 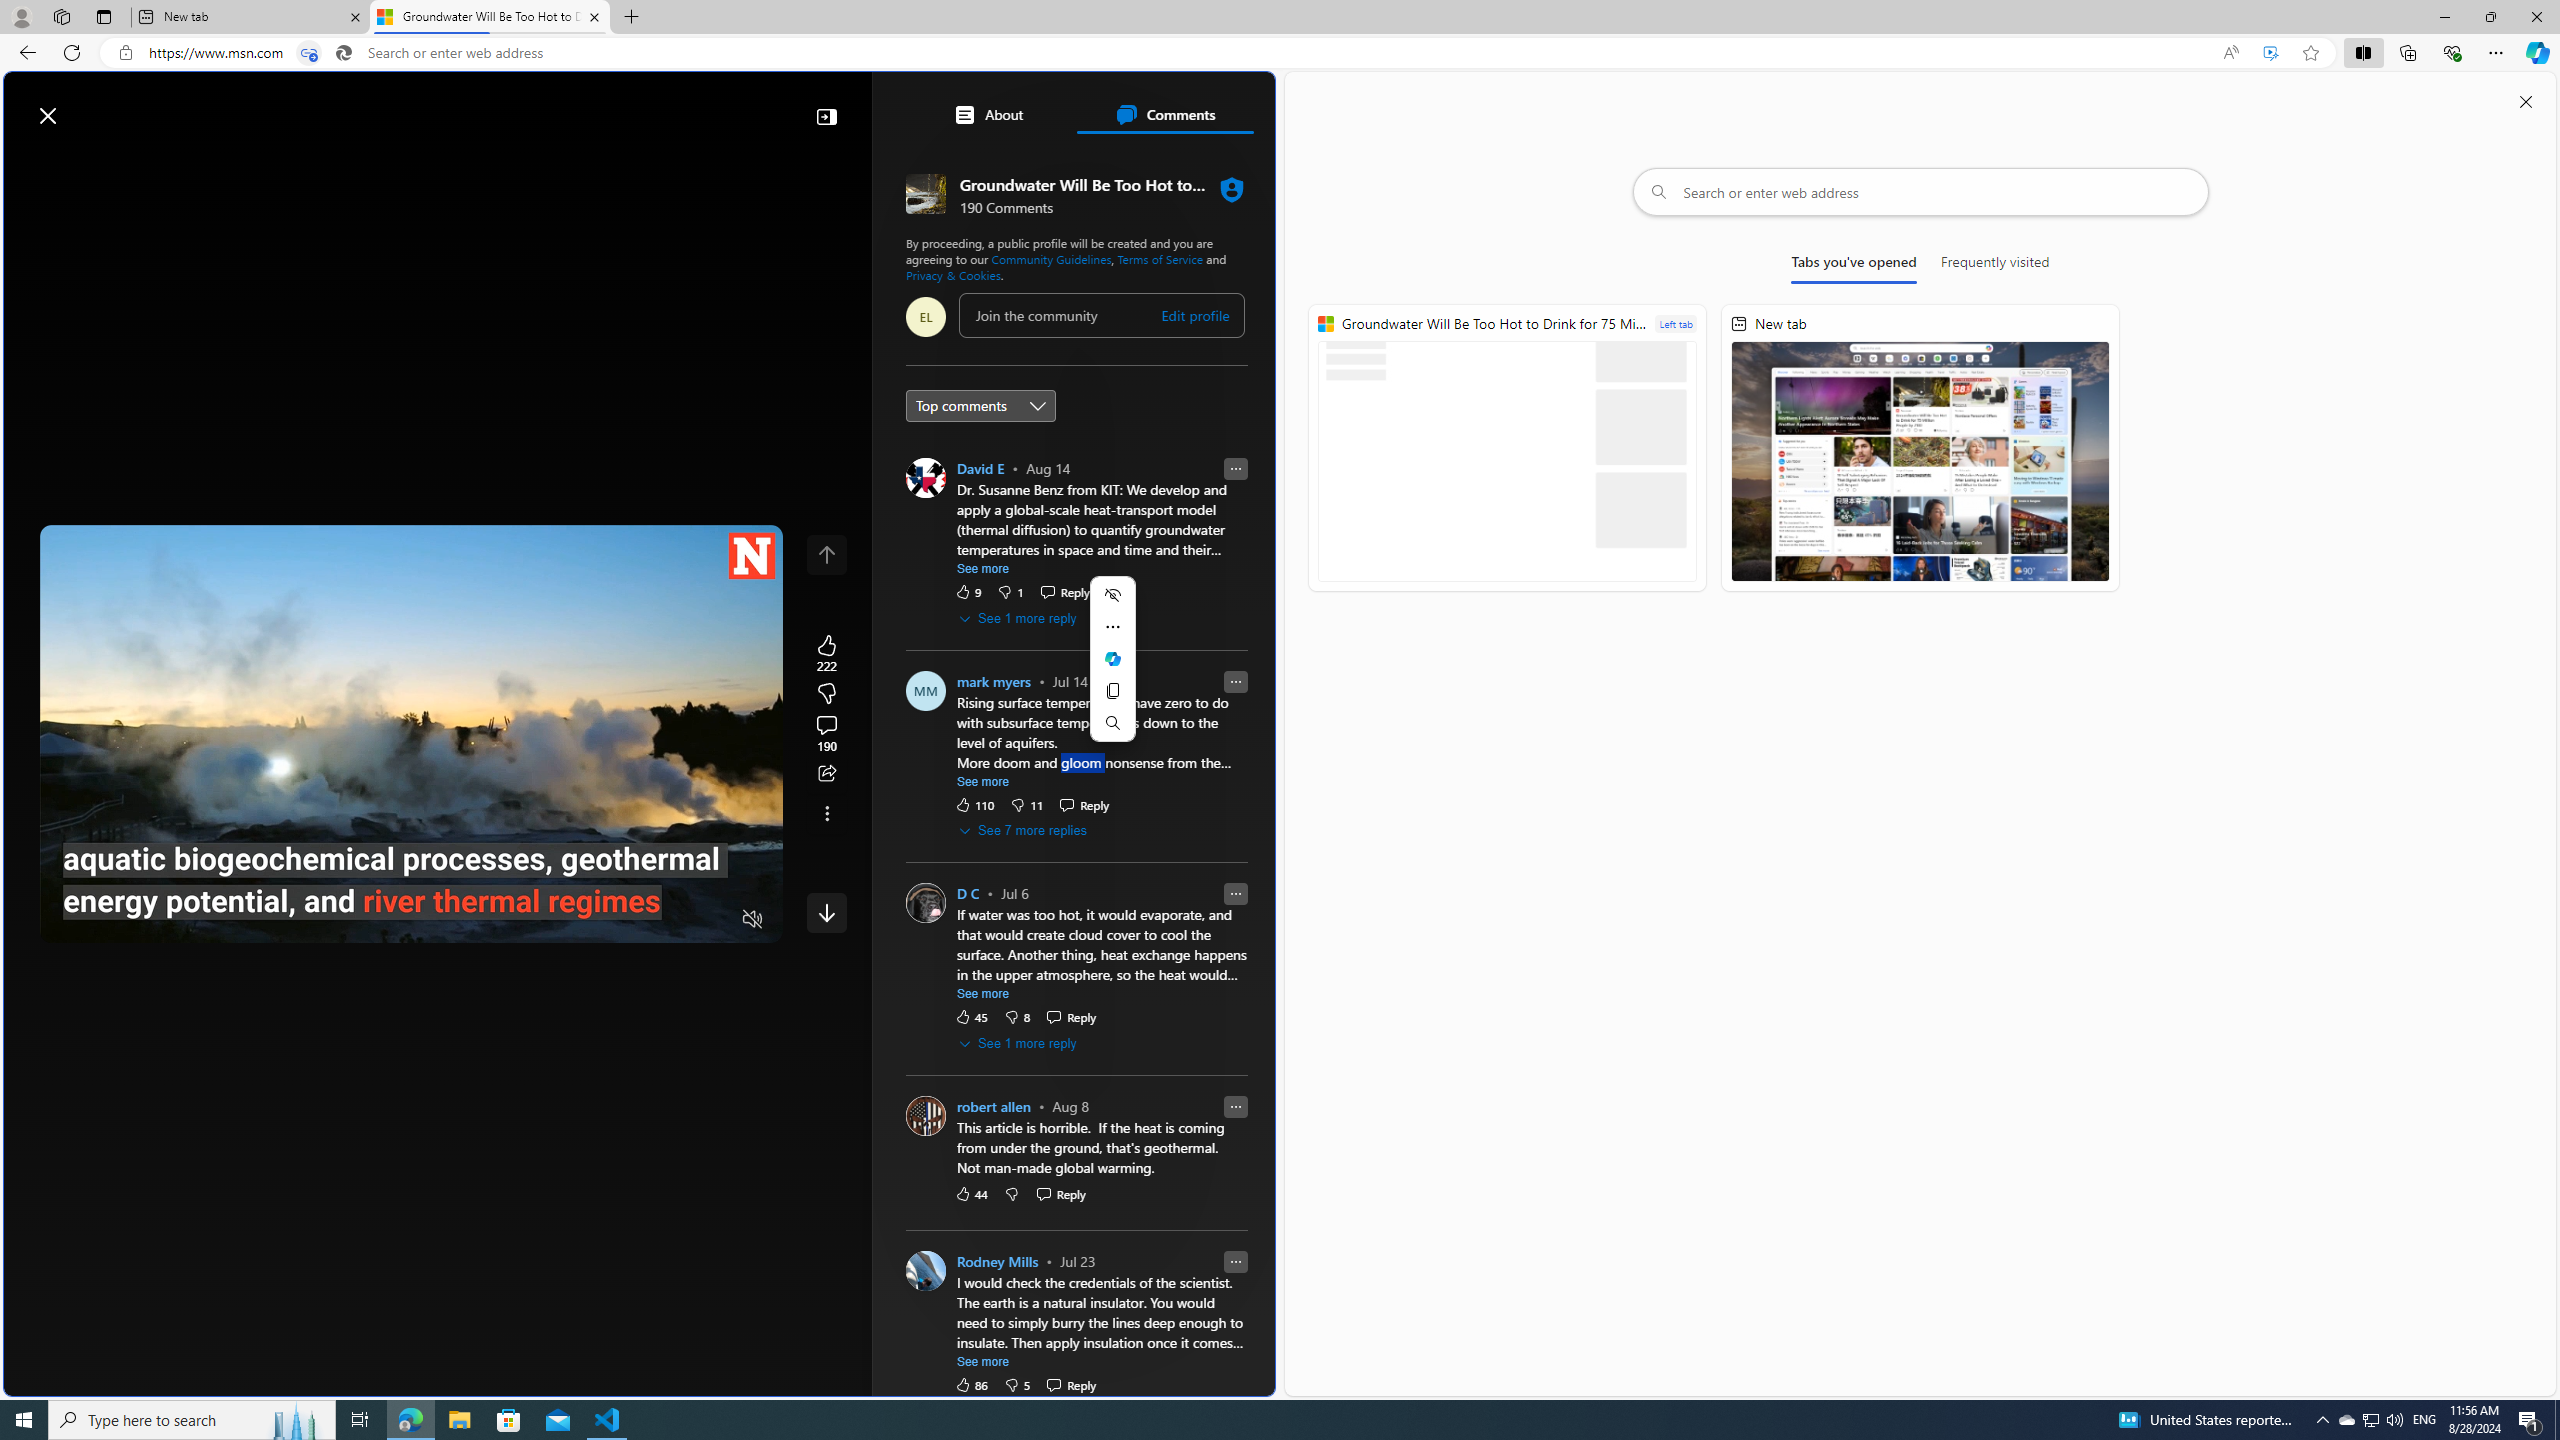 I want to click on 'Reply Reply Comment', so click(x=1071, y=1383).